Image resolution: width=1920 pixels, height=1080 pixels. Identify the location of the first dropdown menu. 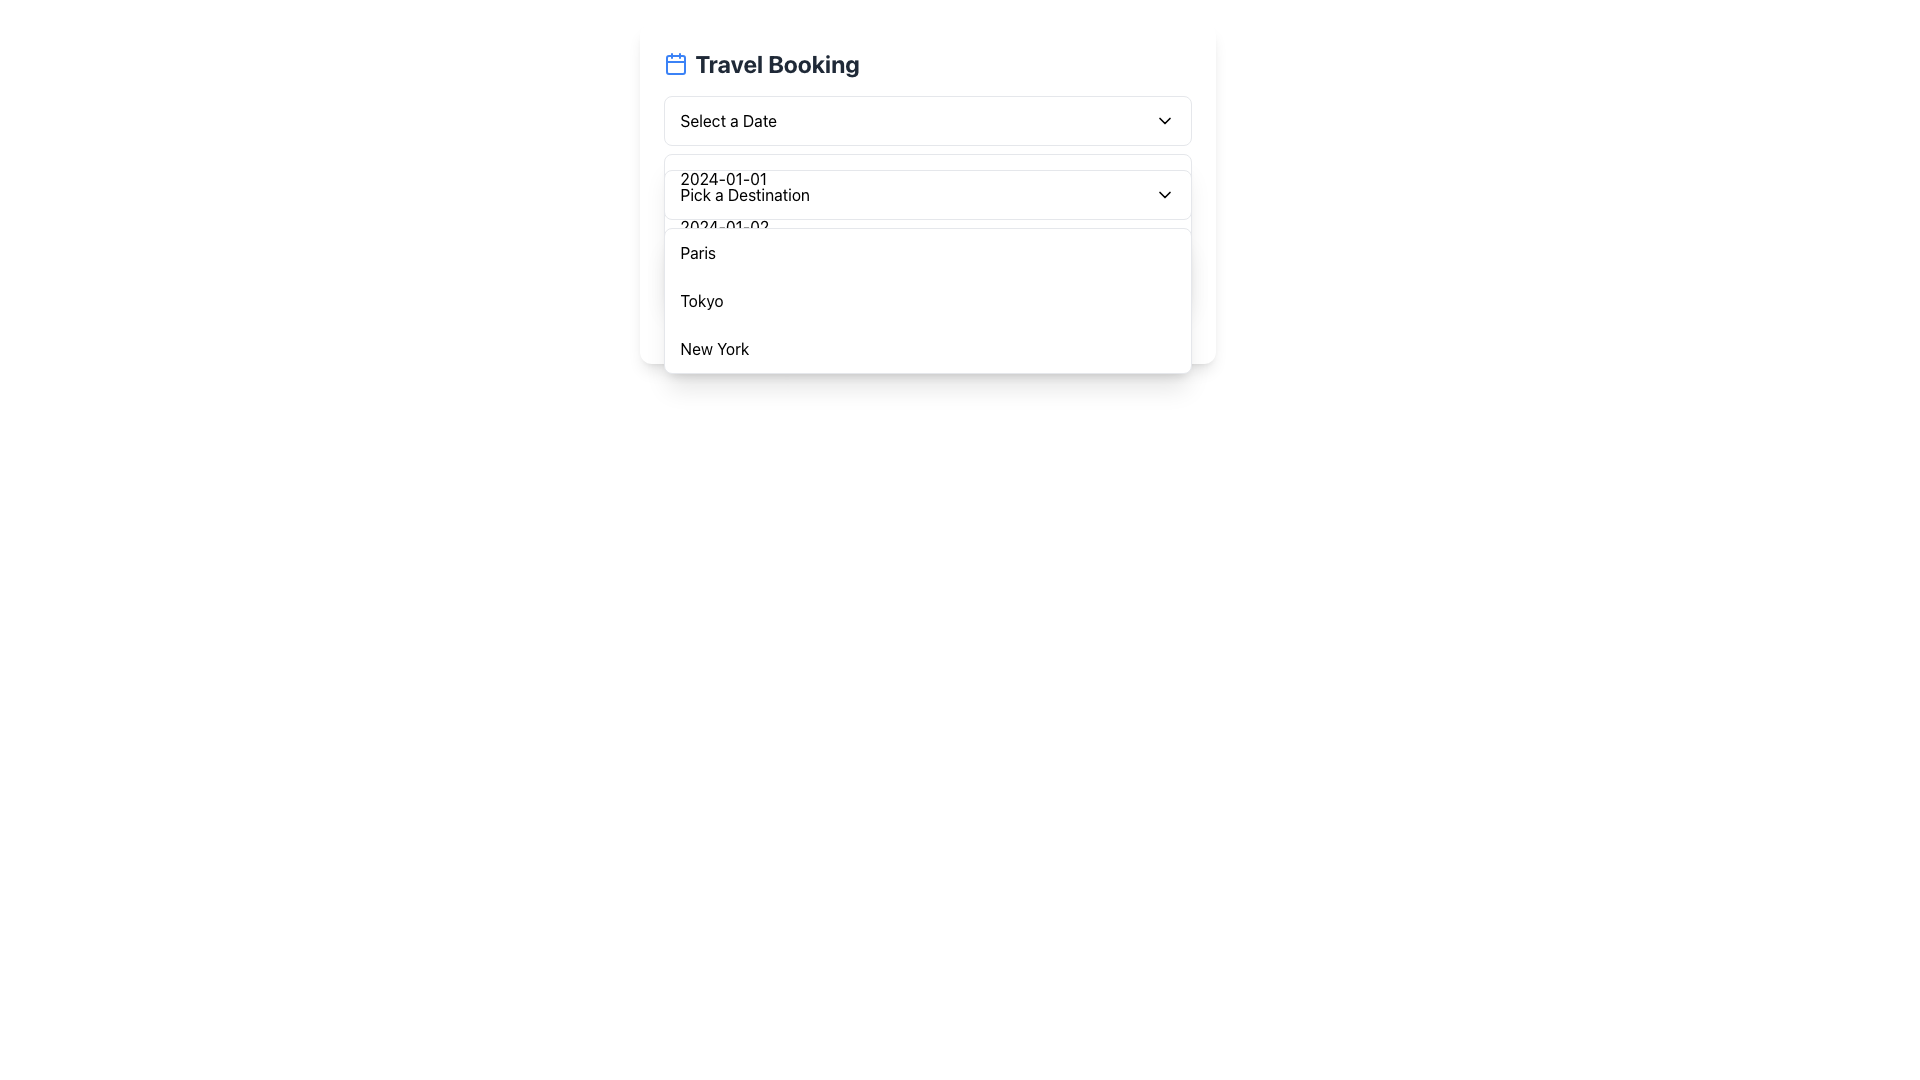
(926, 120).